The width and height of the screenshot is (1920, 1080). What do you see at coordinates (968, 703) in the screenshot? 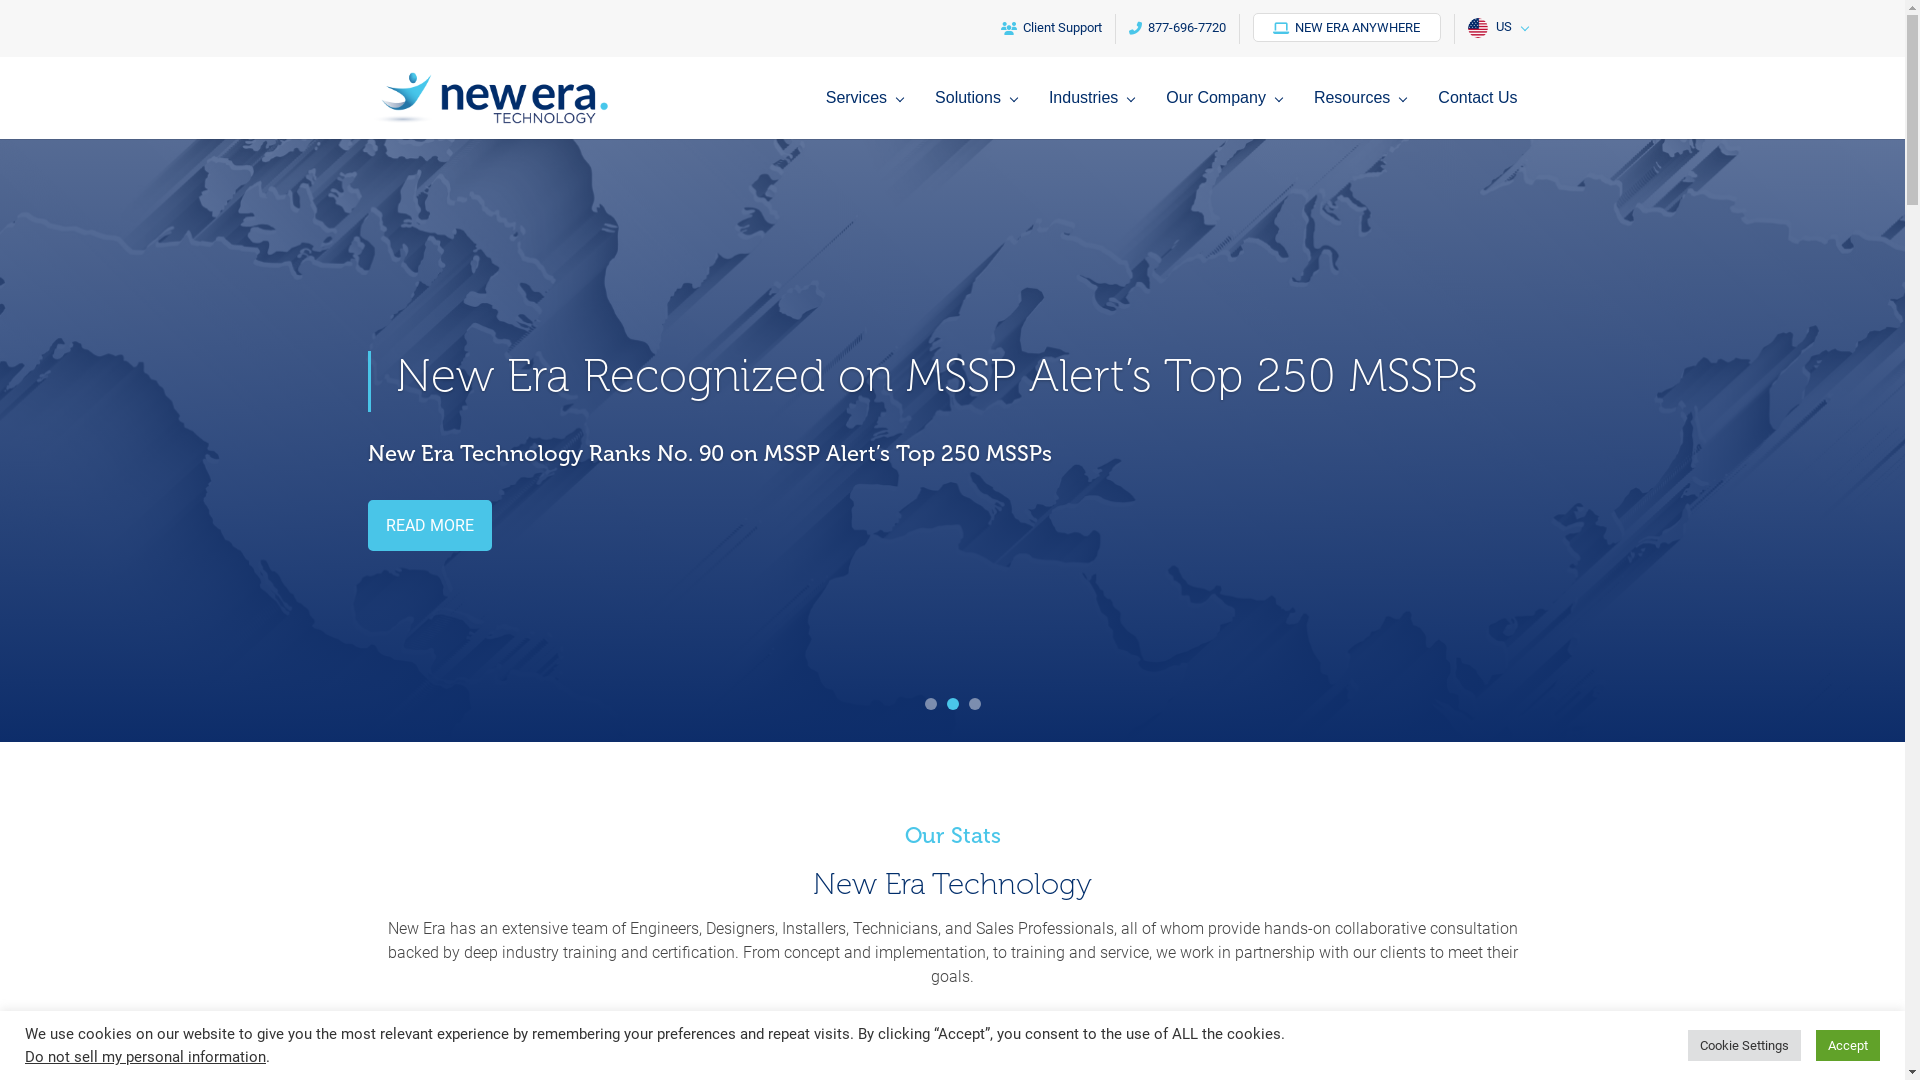
I see `'3'` at bounding box center [968, 703].